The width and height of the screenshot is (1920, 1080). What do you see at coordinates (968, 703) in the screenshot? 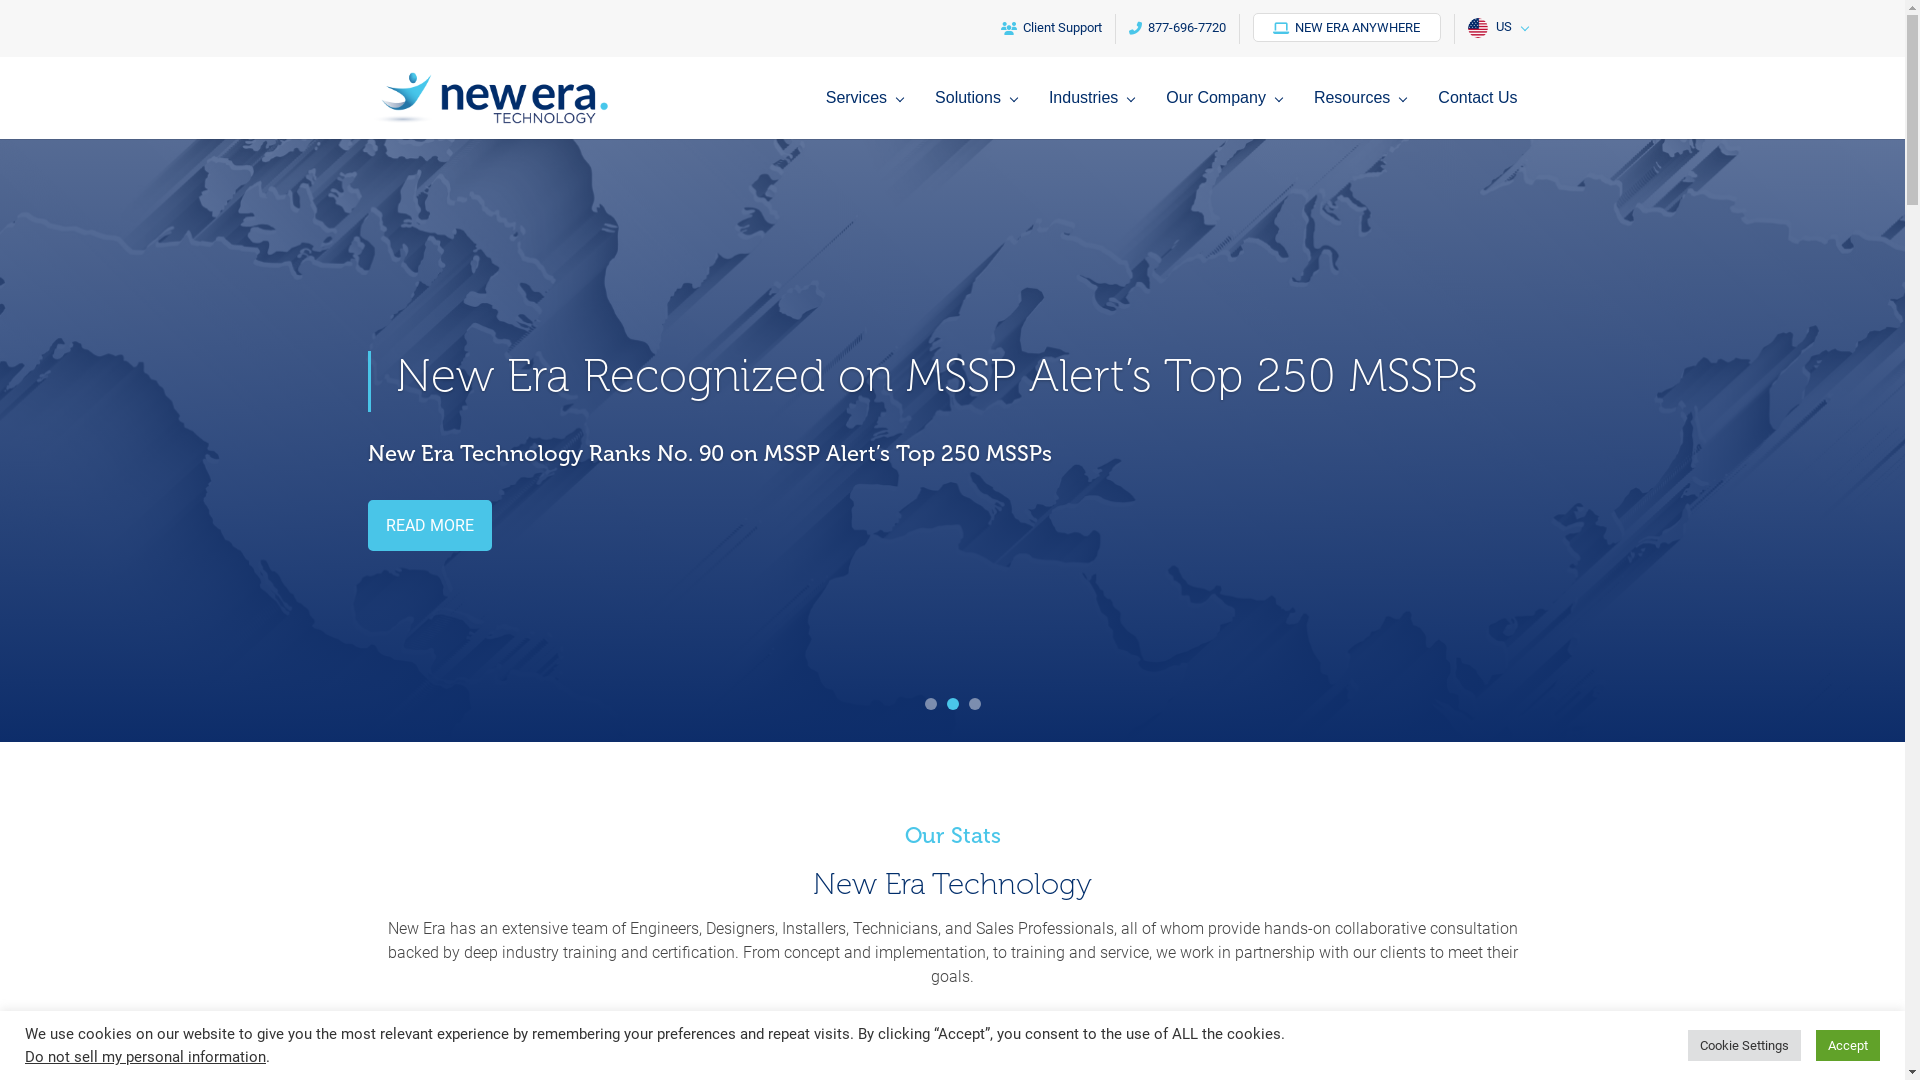
I see `'3'` at bounding box center [968, 703].